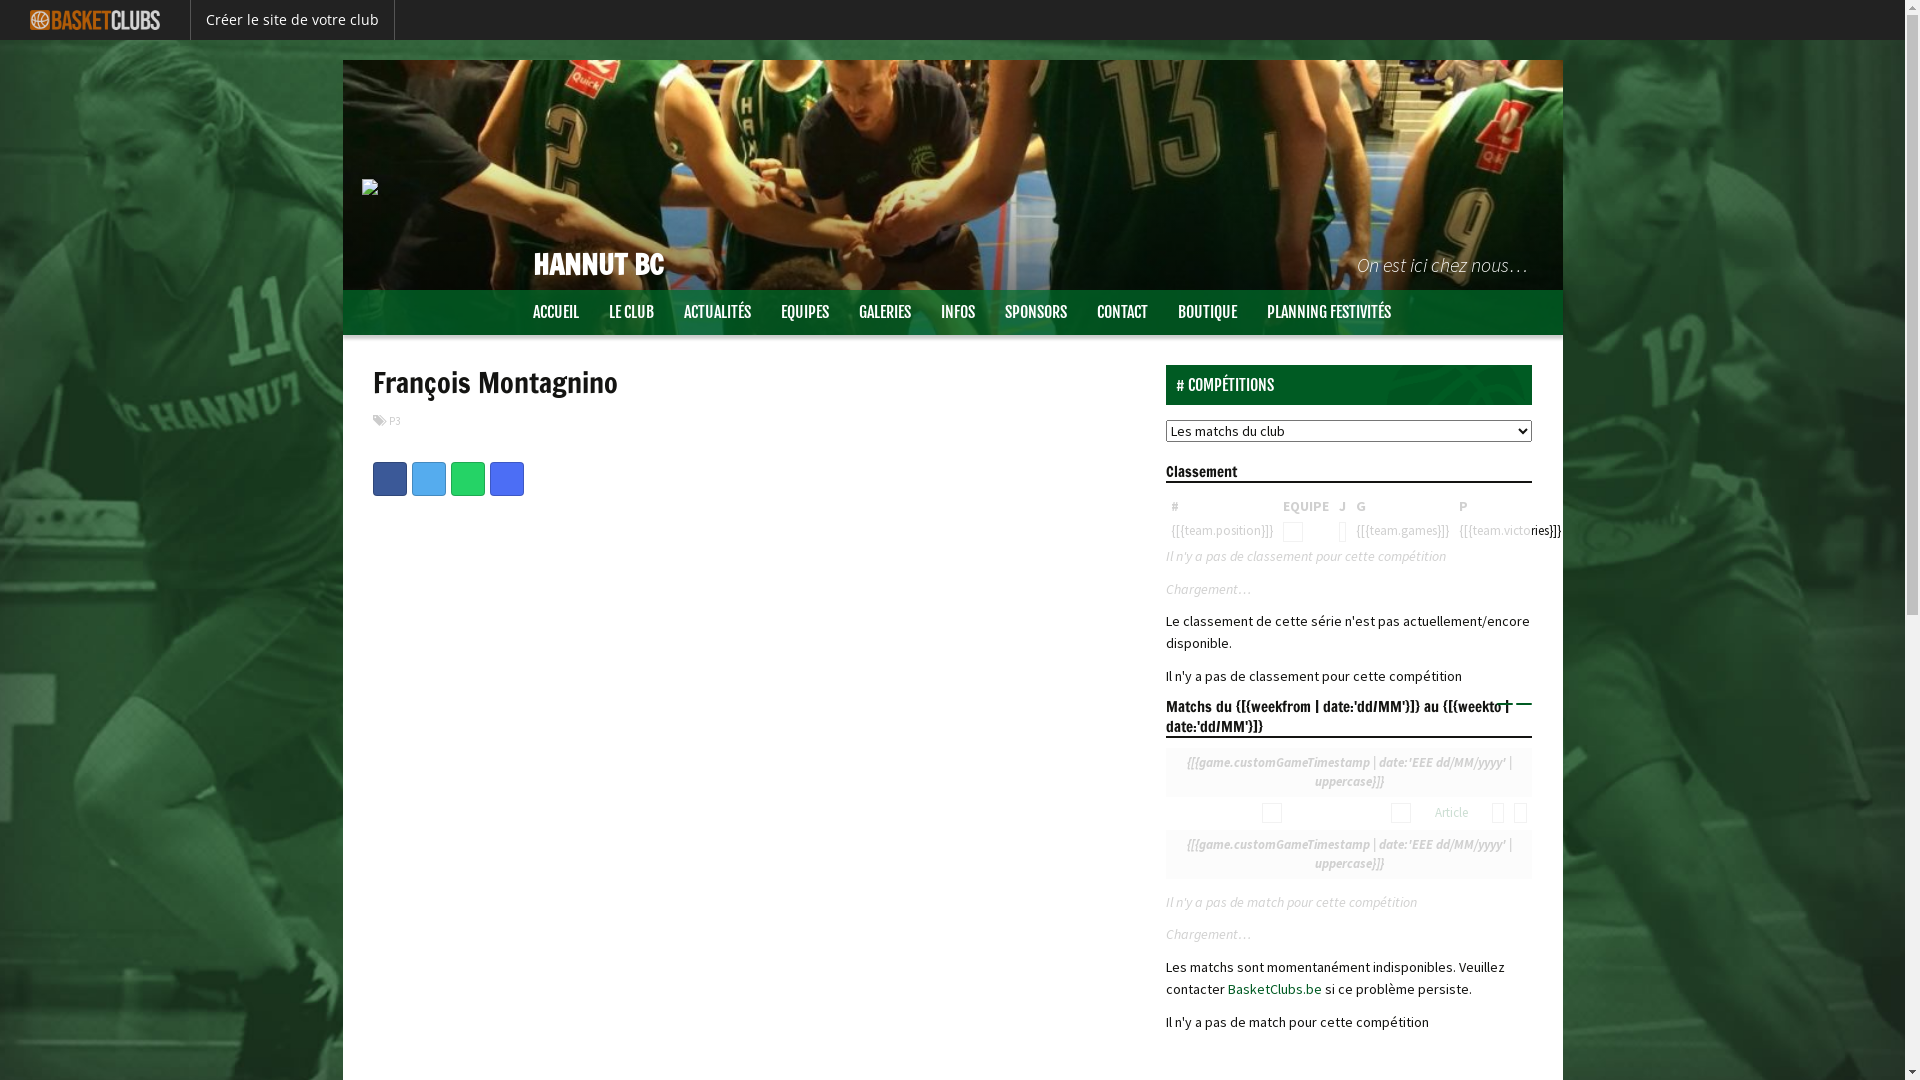  I want to click on 'CONTACT', so click(1122, 312).